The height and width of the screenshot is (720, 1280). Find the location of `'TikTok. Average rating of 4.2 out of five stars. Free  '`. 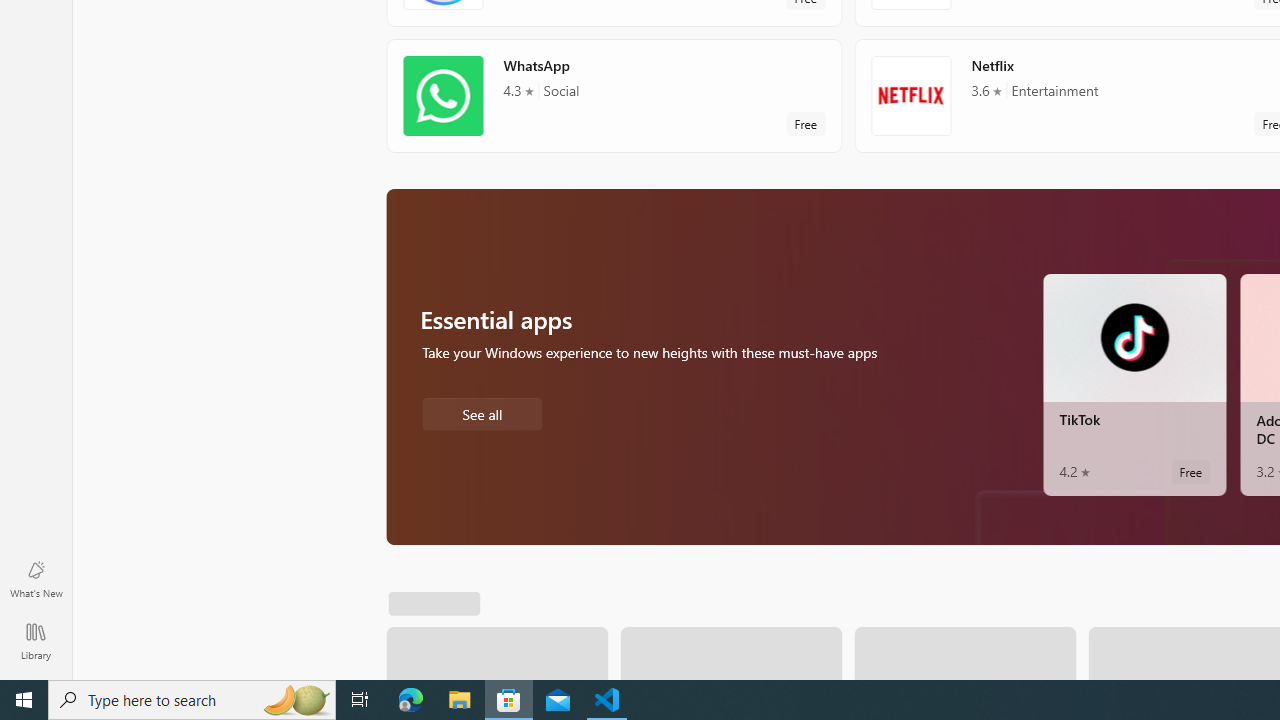

'TikTok. Average rating of 4.2 out of five stars. Free  ' is located at coordinates (1134, 384).